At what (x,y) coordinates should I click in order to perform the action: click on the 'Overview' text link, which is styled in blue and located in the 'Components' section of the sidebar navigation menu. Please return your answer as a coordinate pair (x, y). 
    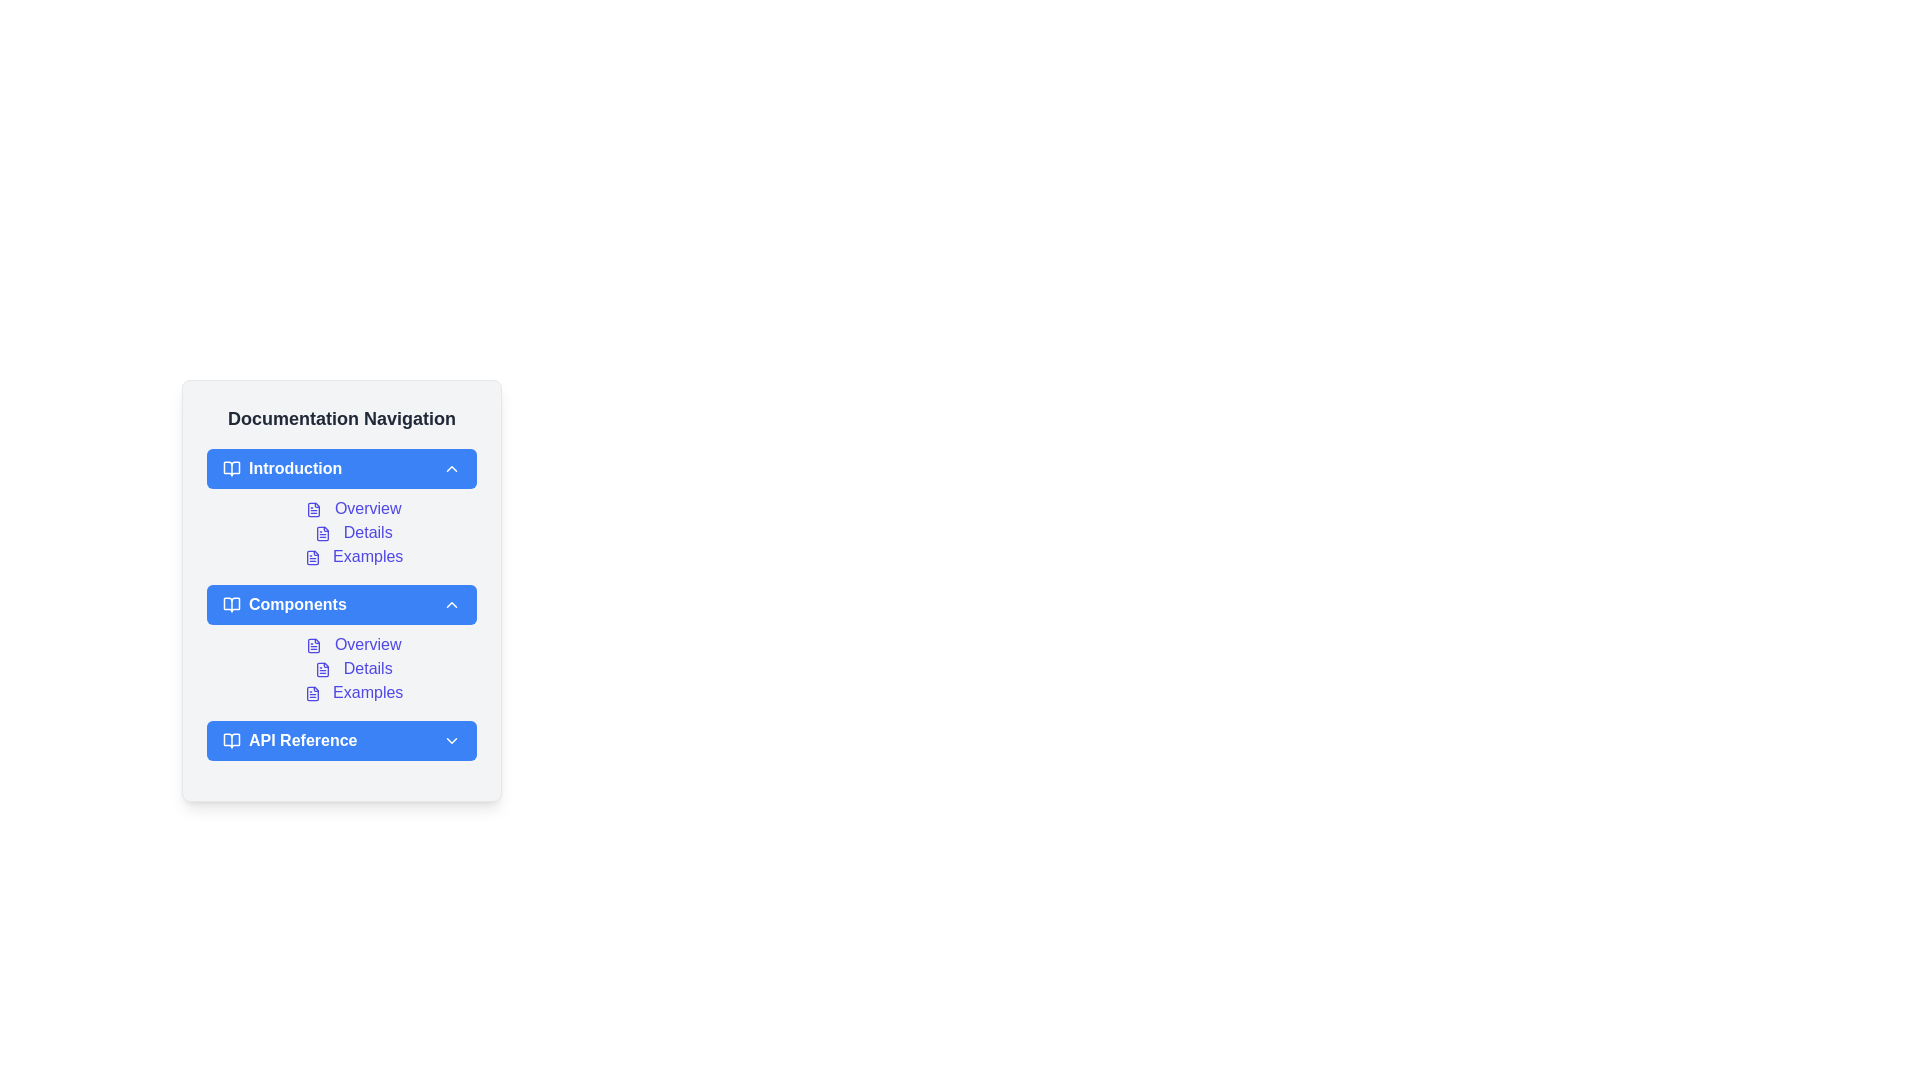
    Looking at the image, I should click on (341, 644).